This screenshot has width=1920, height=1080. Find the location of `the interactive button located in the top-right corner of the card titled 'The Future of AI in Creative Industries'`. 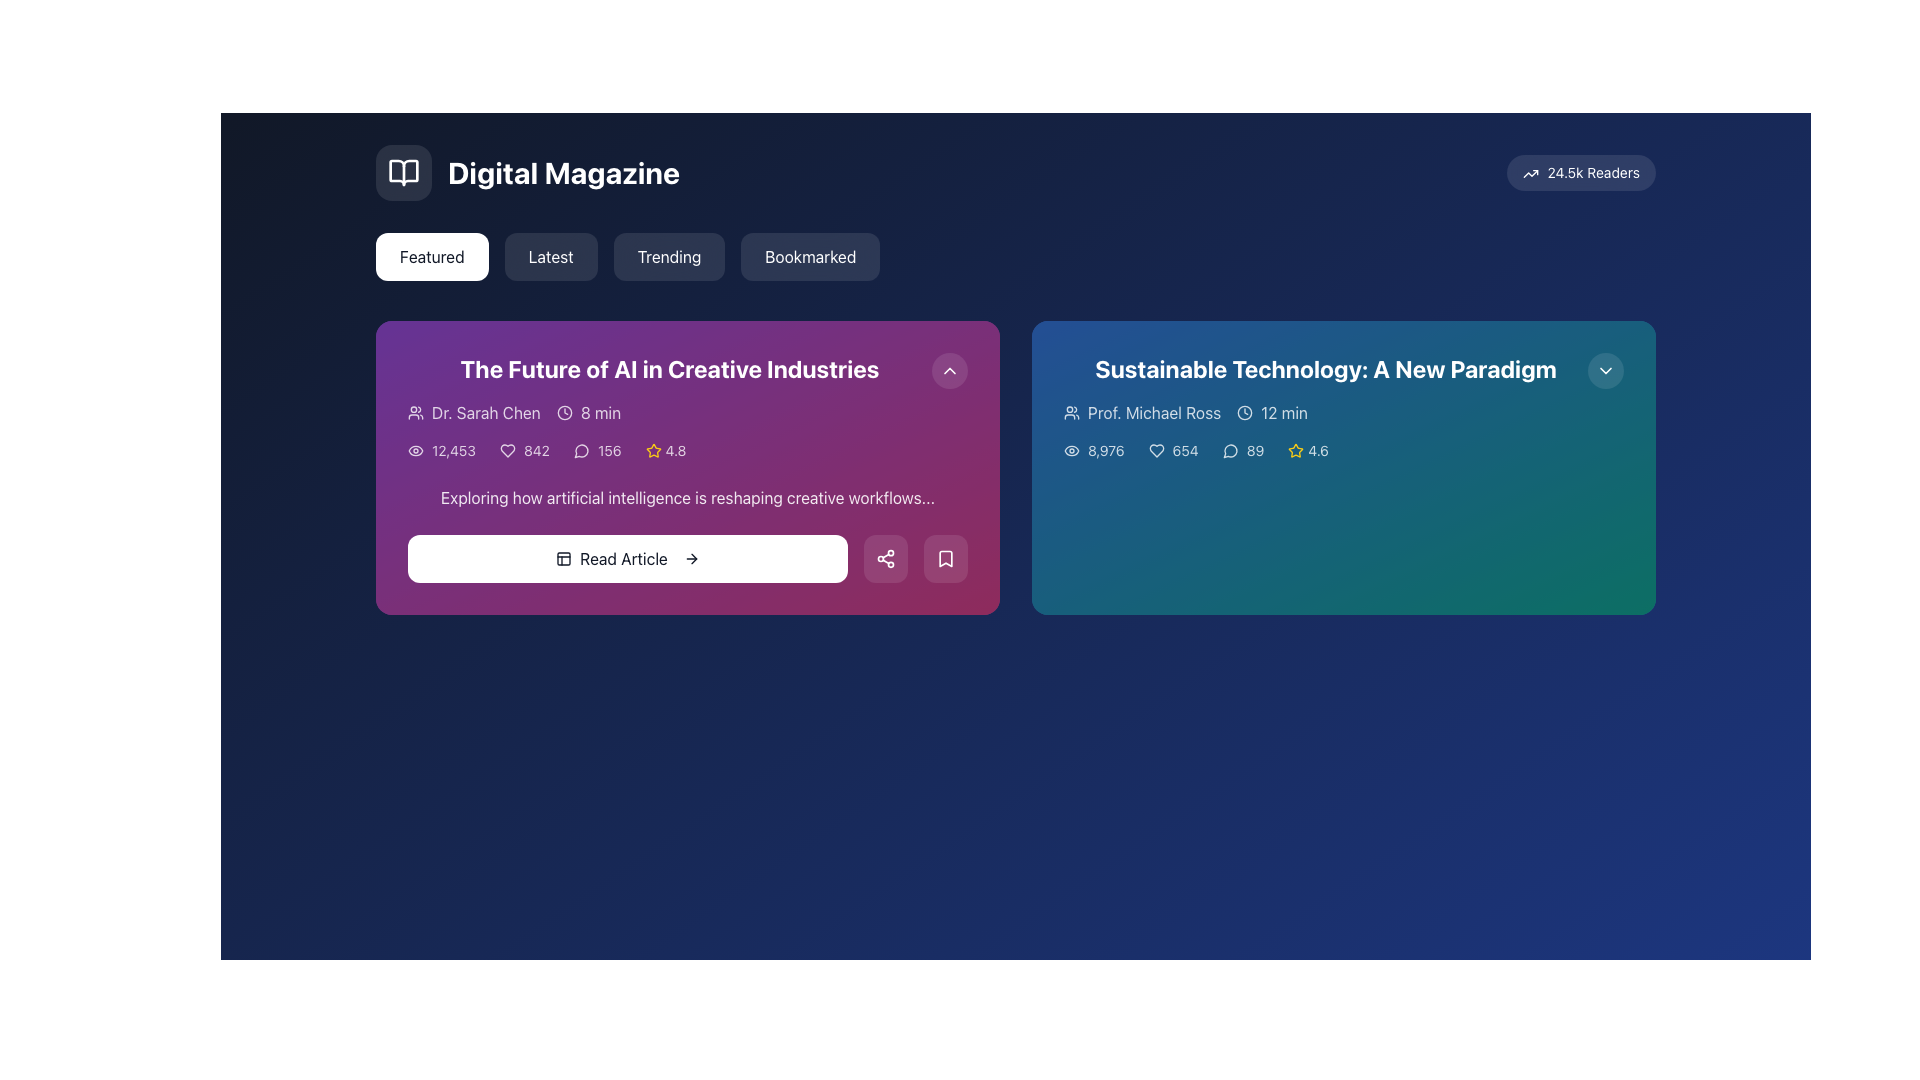

the interactive button located in the top-right corner of the card titled 'The Future of AI in Creative Industries' is located at coordinates (949, 370).